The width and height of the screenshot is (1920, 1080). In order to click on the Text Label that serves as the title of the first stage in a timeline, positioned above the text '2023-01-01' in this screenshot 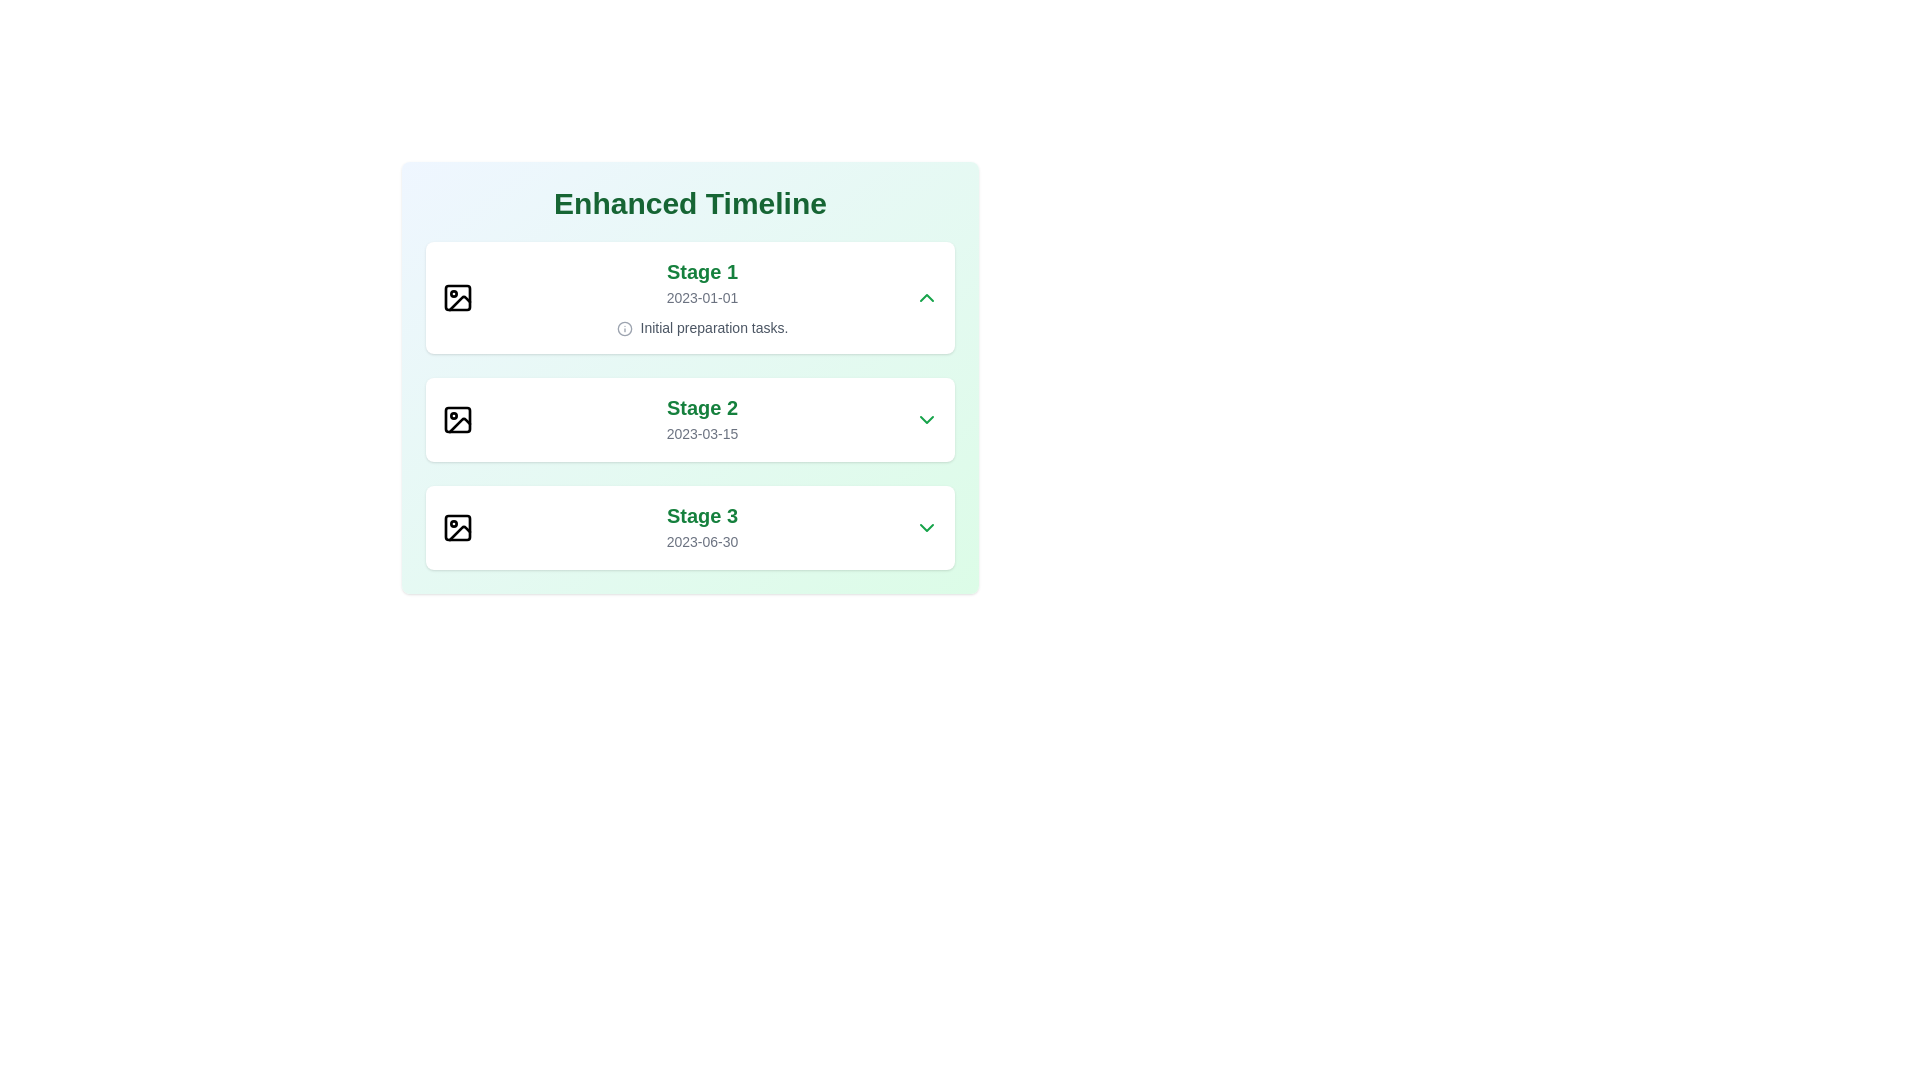, I will do `click(702, 272)`.